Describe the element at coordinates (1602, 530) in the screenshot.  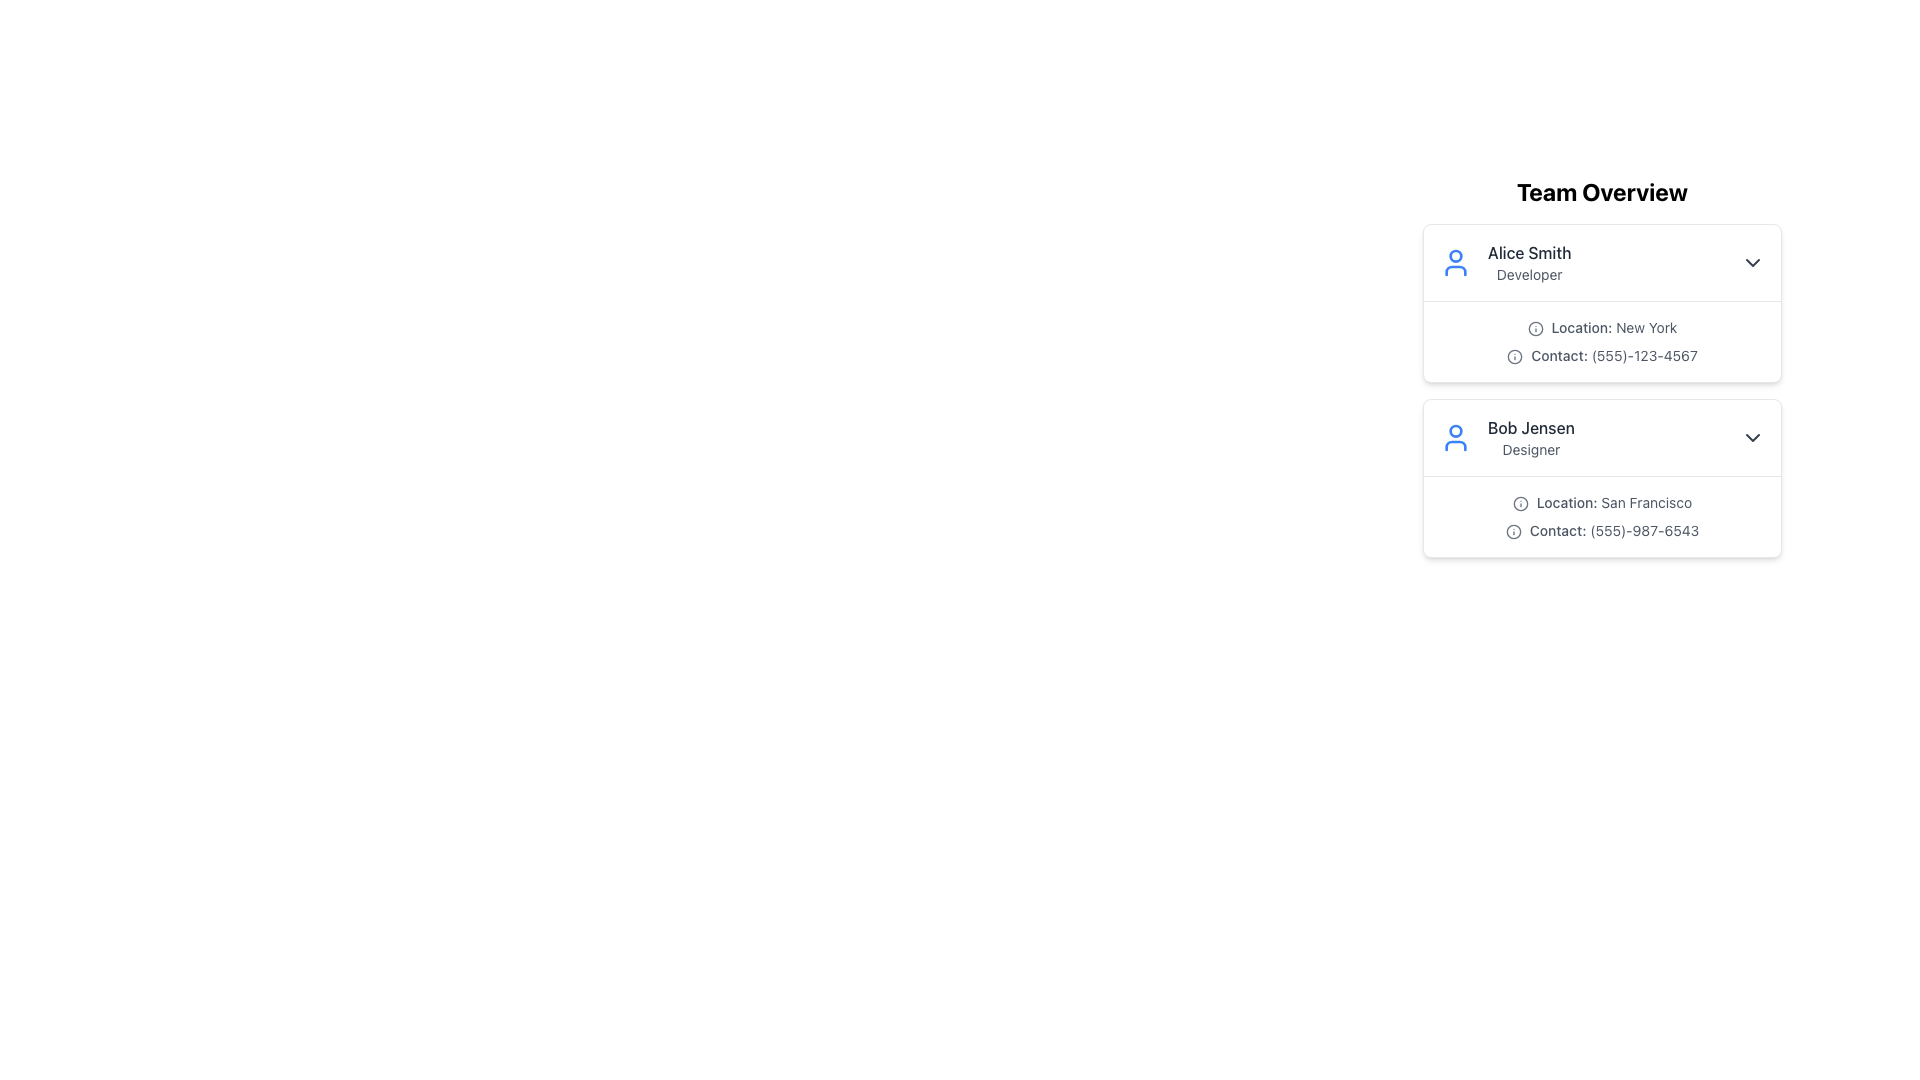
I see `the text label displaying contact information for 'Bob Jensen', which is positioned below the 'Location: San Francisco' text block` at that location.